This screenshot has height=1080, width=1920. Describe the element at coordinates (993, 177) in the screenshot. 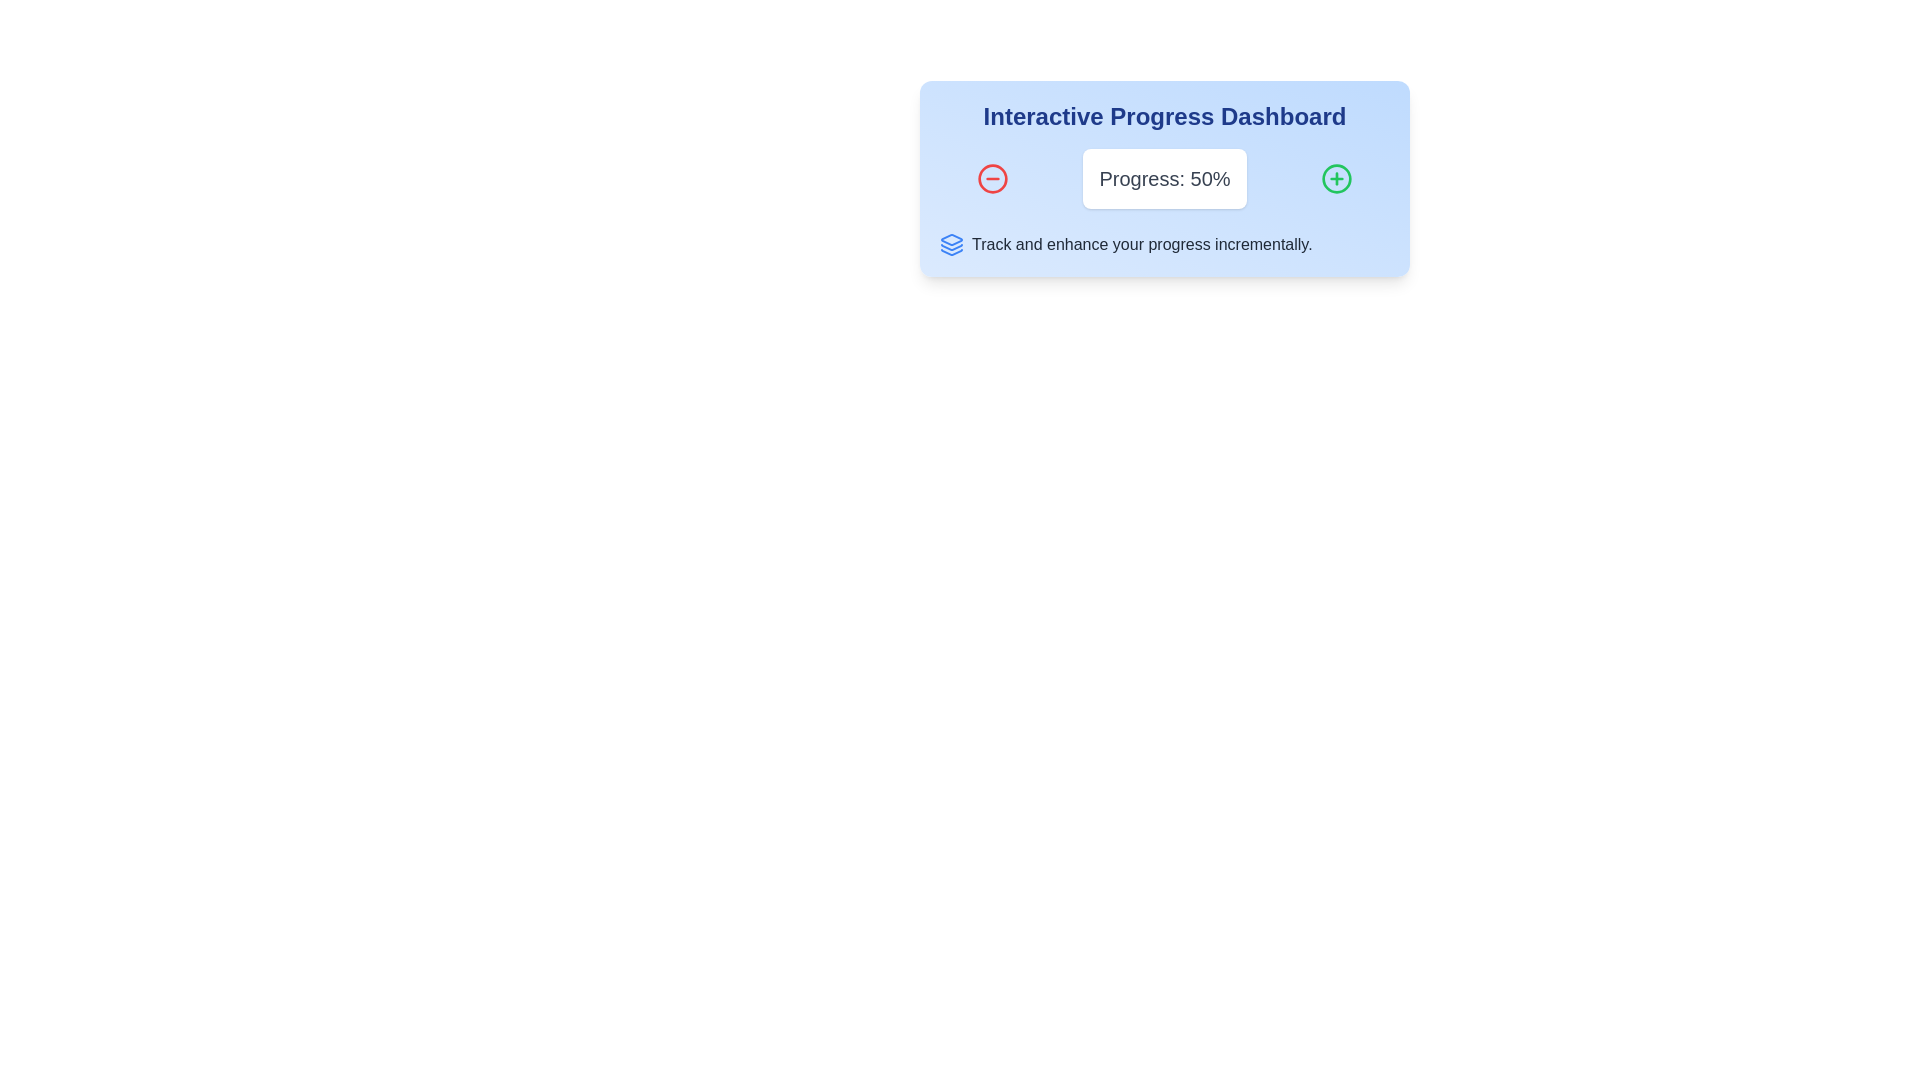

I see `the subtract button located to the left of the 'Progress: 50%' text block to decrement a value` at that location.